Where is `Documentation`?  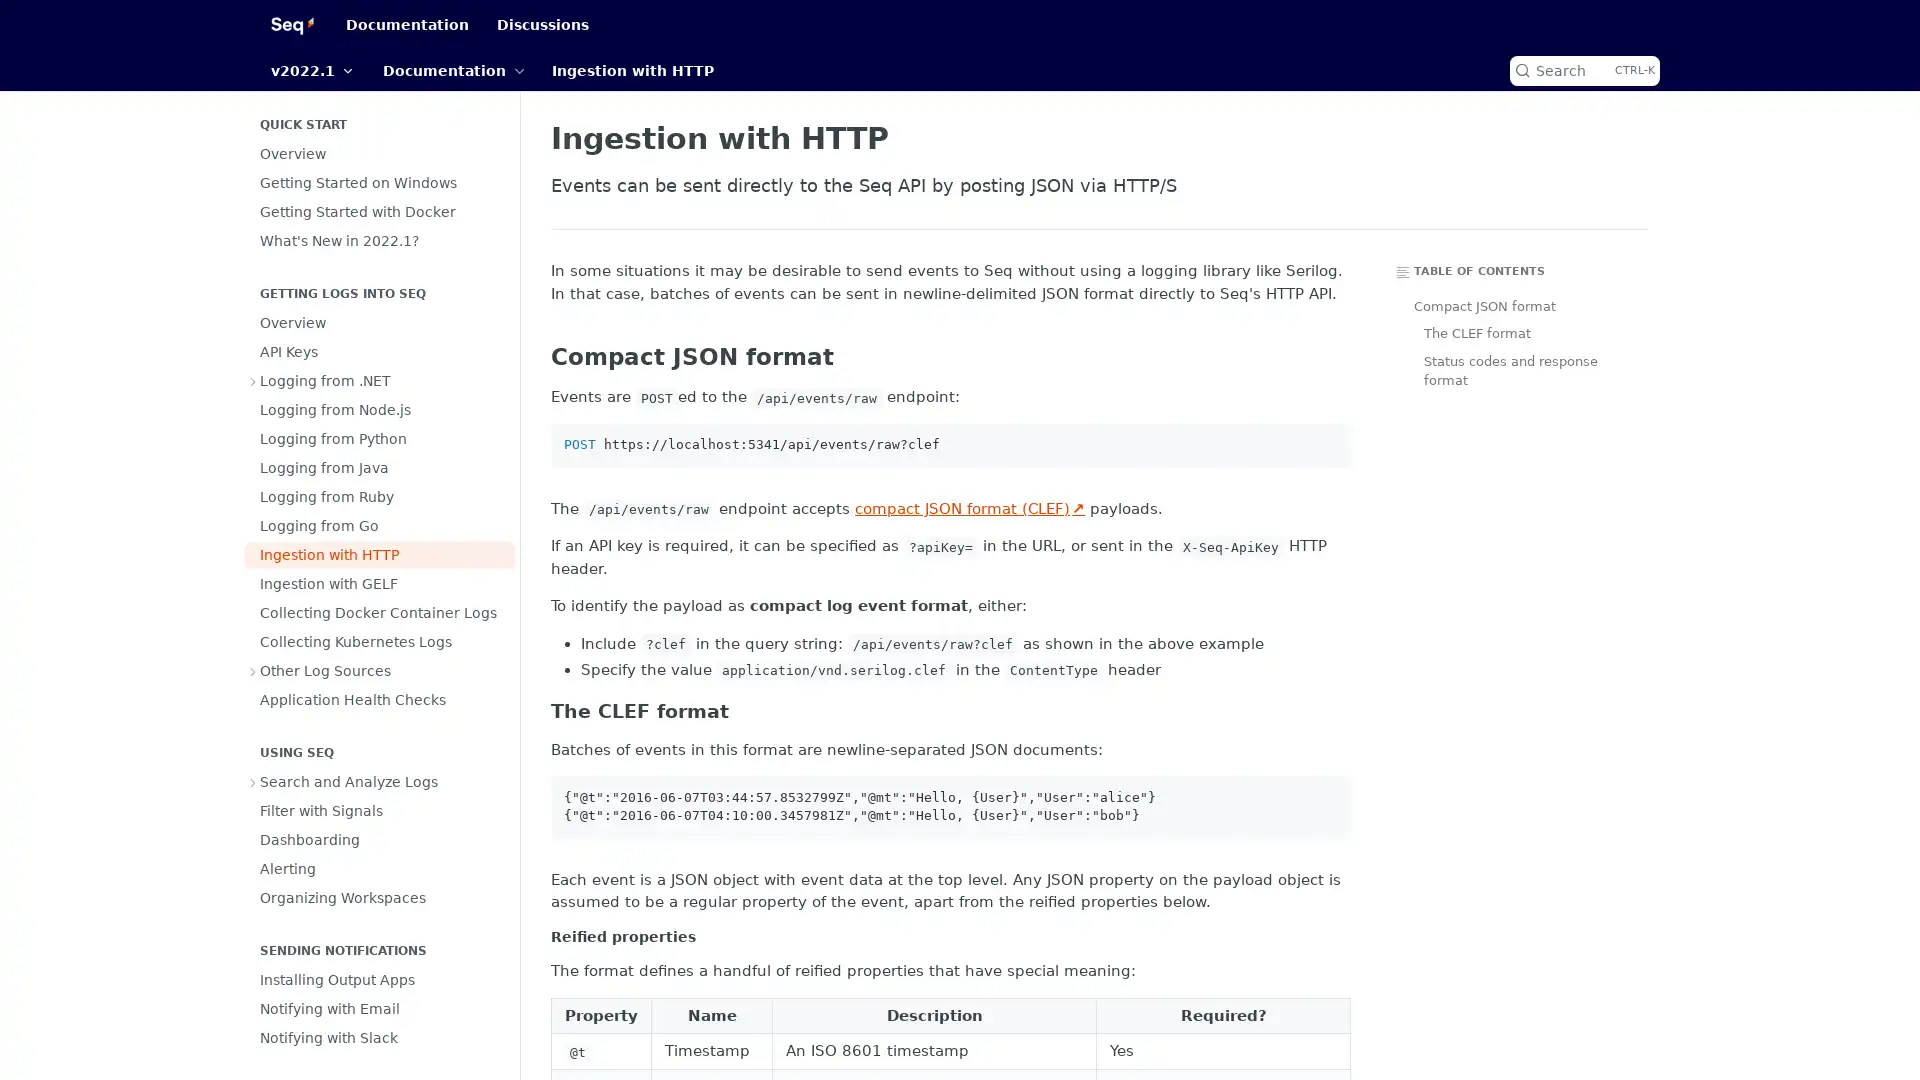 Documentation is located at coordinates (452, 69).